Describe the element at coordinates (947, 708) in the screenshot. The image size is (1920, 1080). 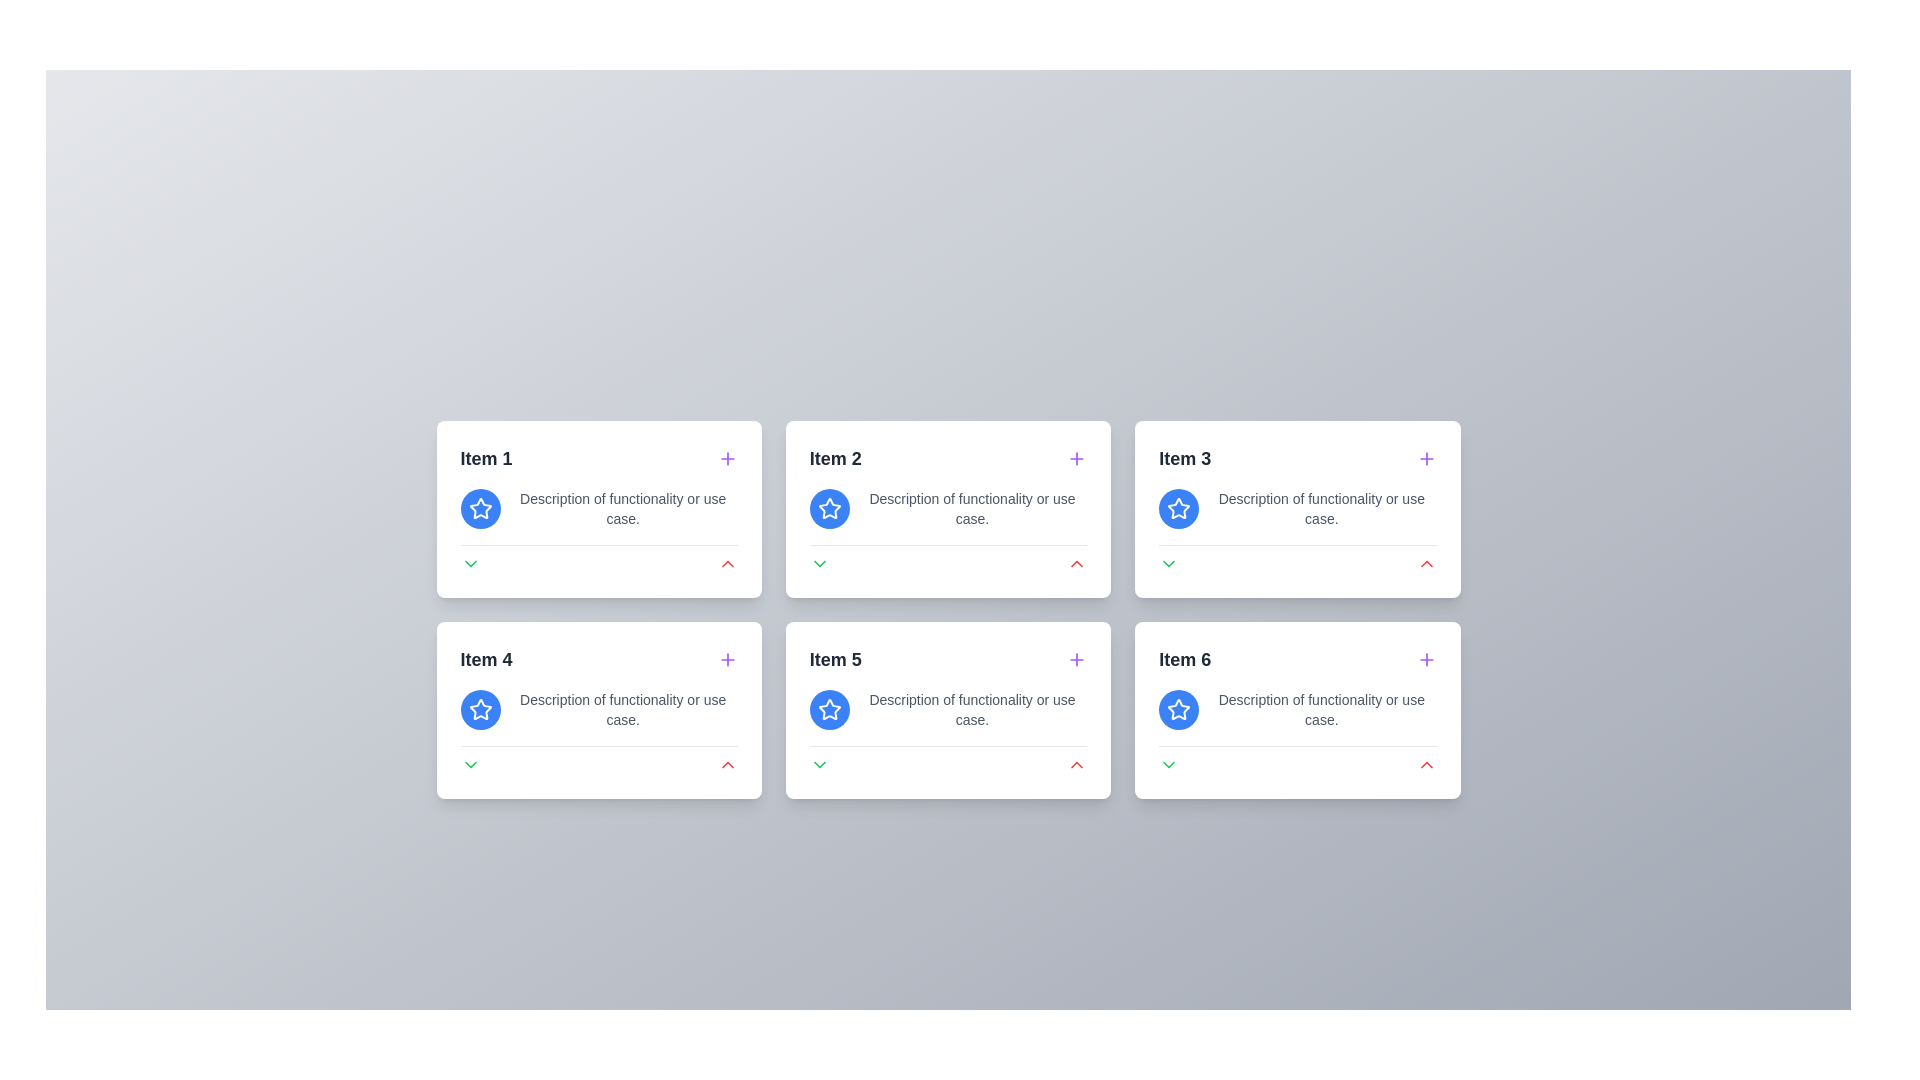
I see `the Text label located in the middle of the second row within the 'Item 5' card` at that location.